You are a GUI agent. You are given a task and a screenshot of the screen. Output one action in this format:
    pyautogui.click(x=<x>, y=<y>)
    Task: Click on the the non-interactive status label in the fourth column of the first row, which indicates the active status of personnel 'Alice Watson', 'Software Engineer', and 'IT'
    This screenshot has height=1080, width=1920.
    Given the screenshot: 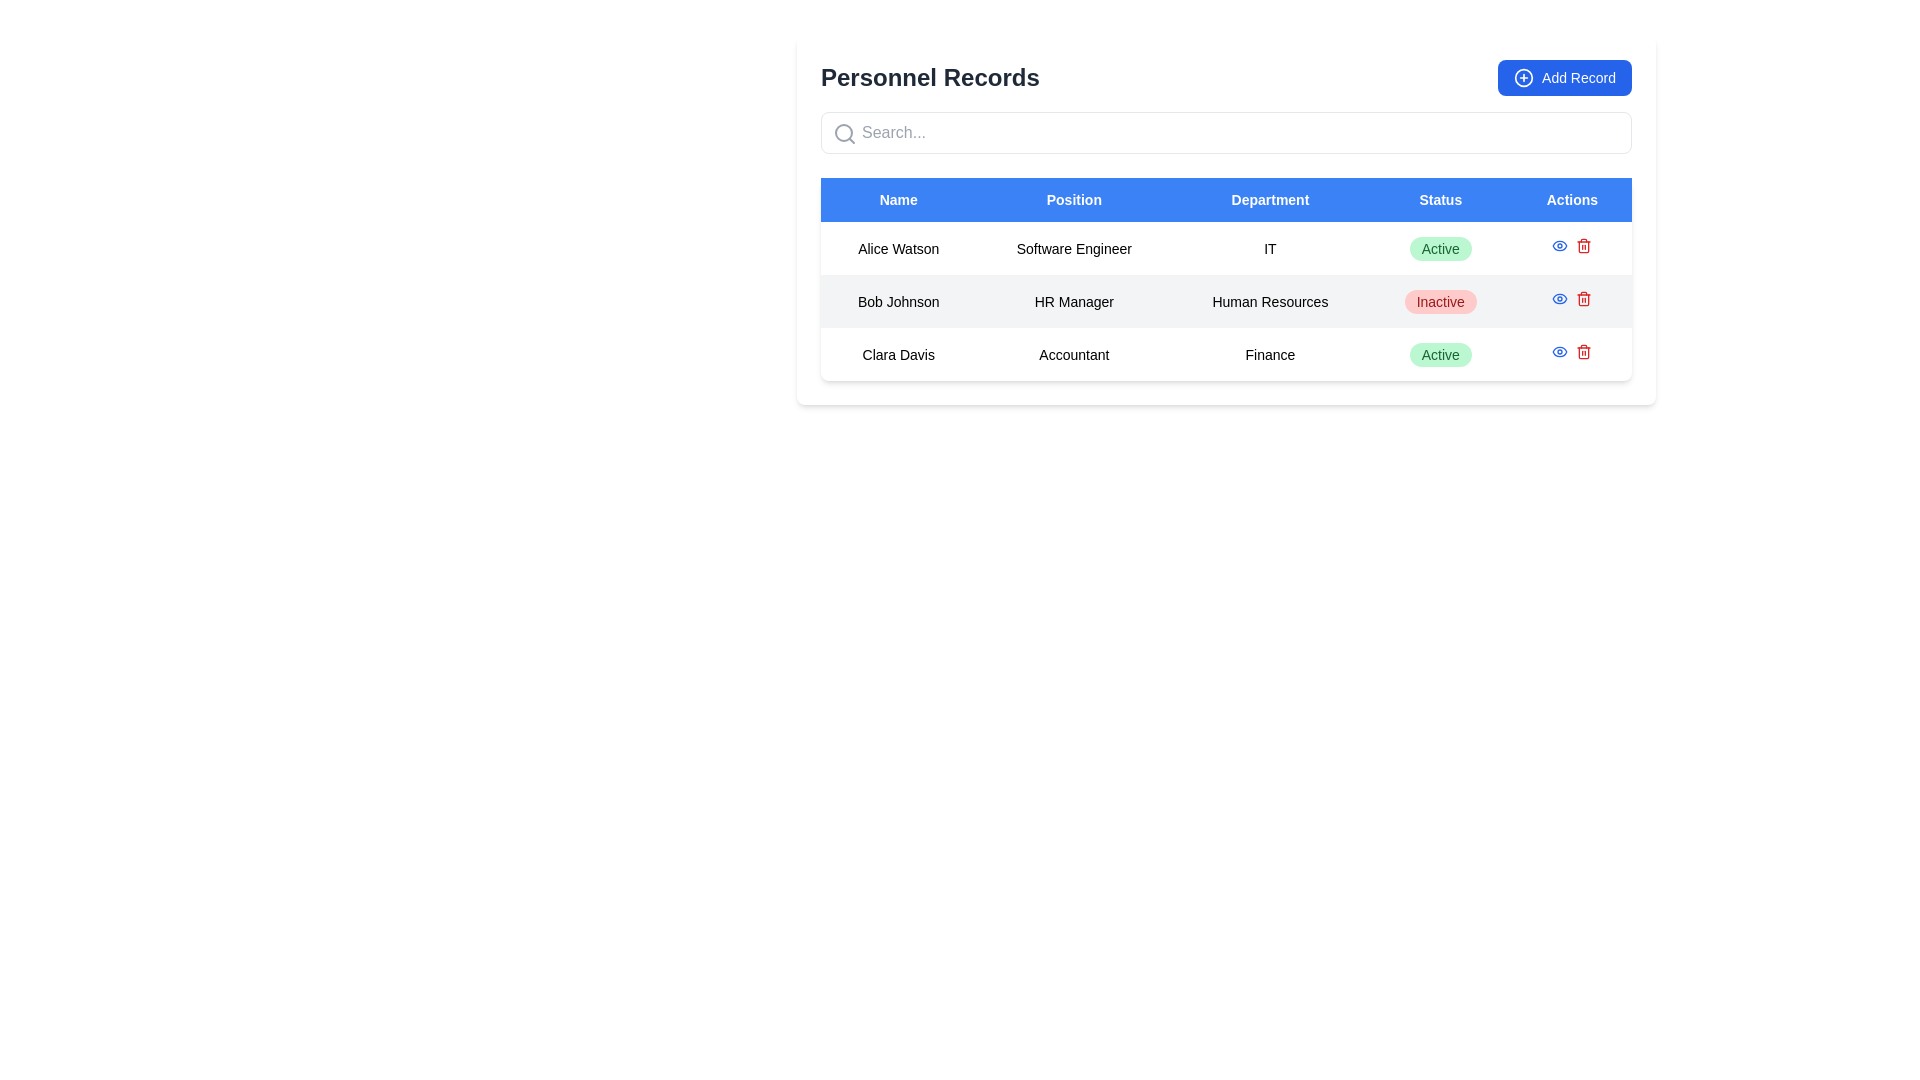 What is the action you would take?
    pyautogui.click(x=1440, y=247)
    